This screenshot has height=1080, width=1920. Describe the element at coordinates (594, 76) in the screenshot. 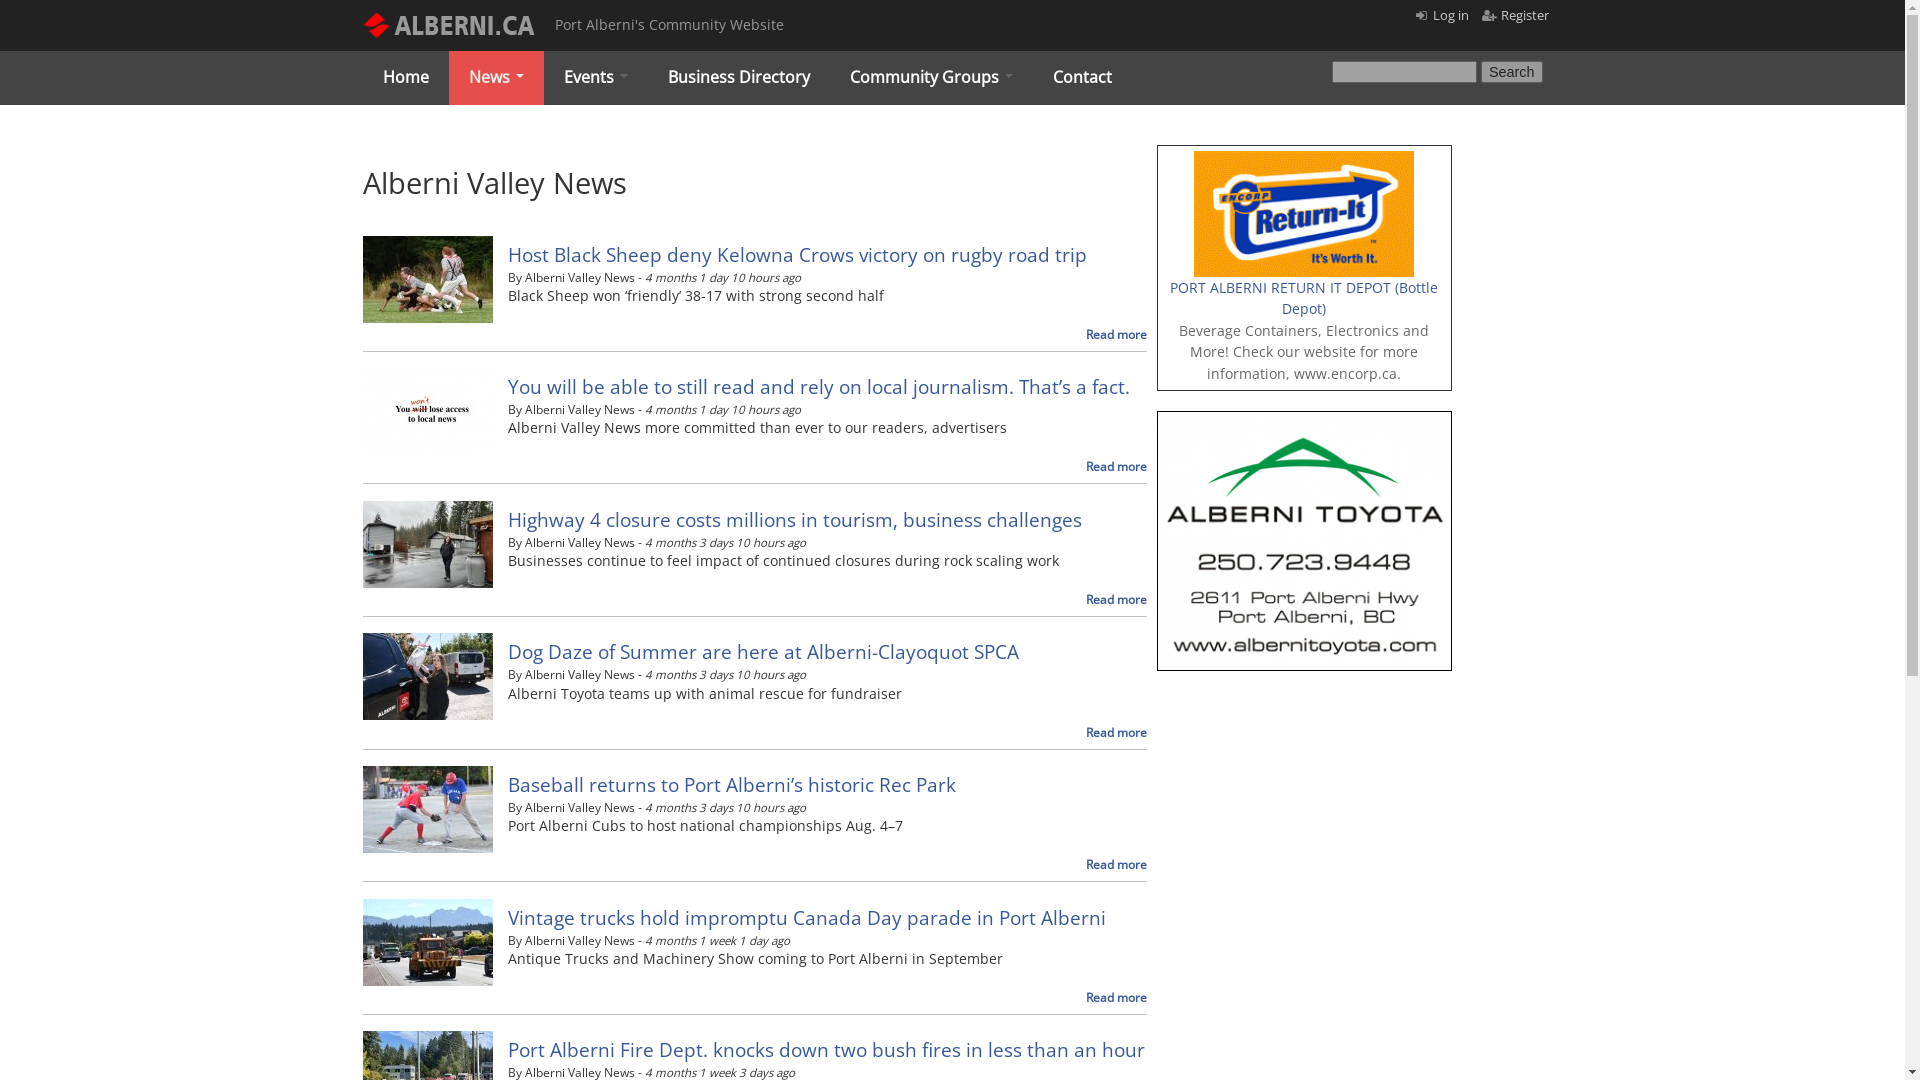

I see `'Events'` at that location.